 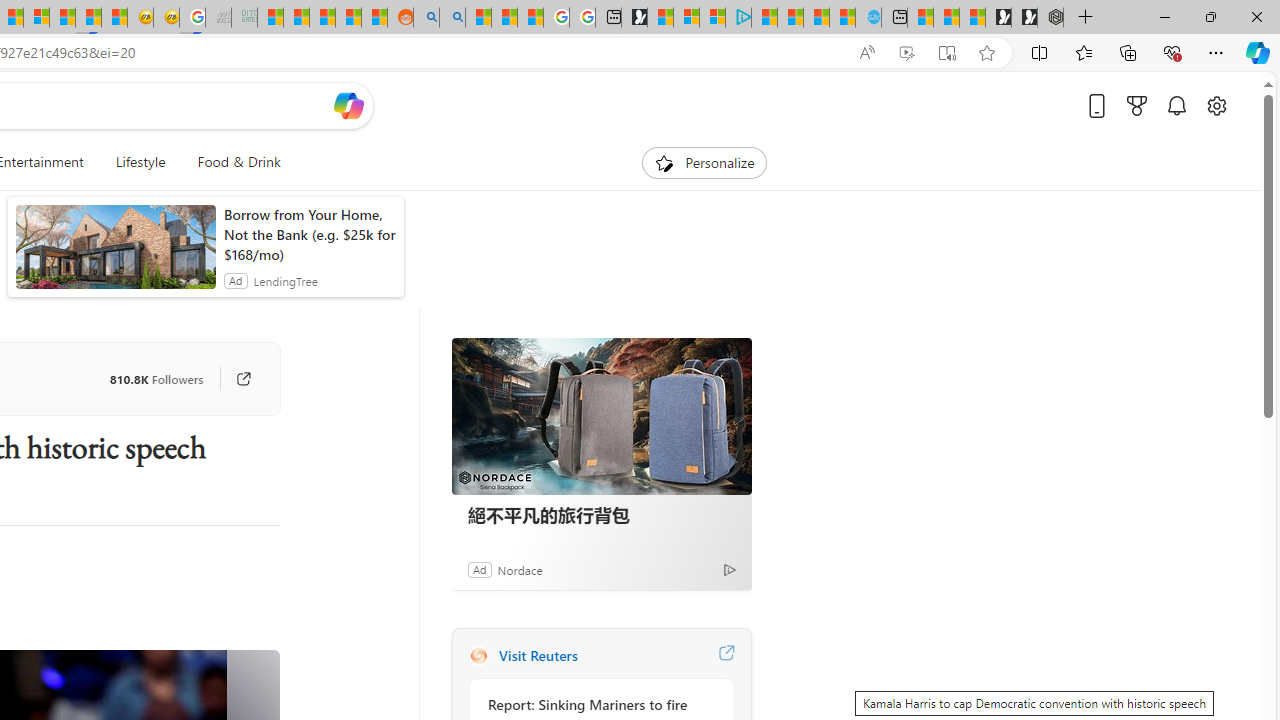 What do you see at coordinates (139, 162) in the screenshot?
I see `'Lifestyle'` at bounding box center [139, 162].